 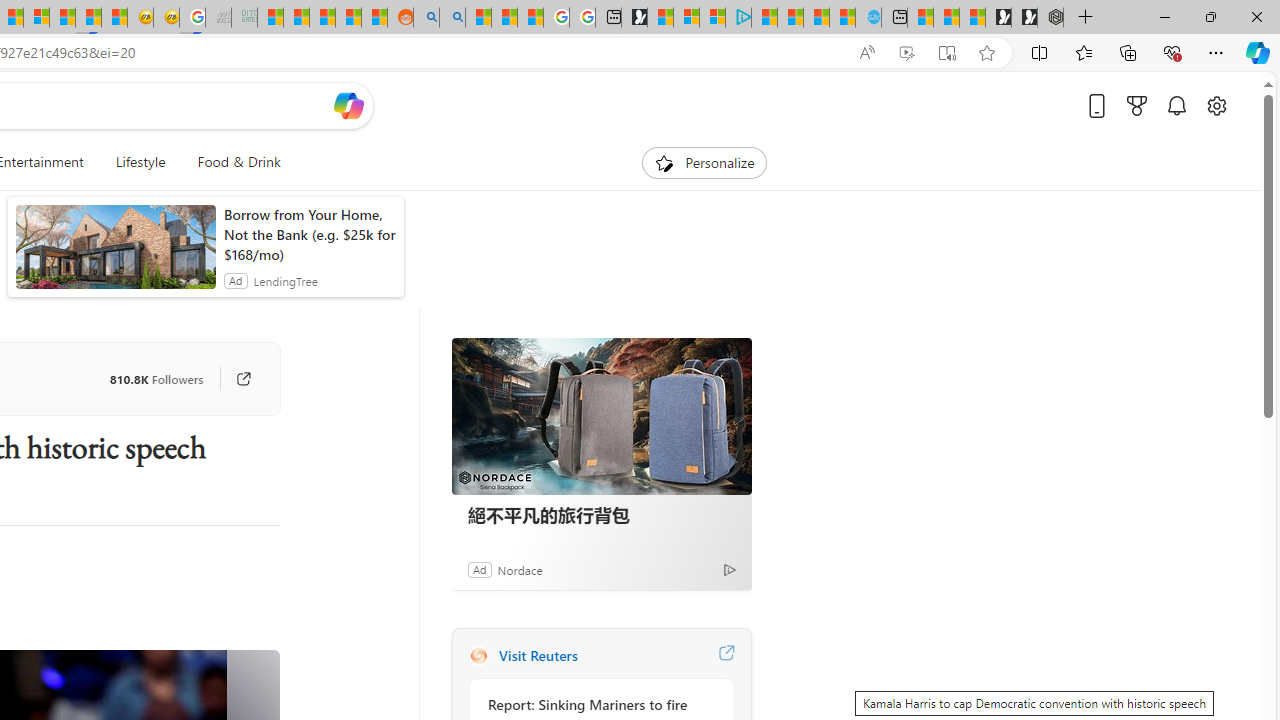 What do you see at coordinates (139, 162) in the screenshot?
I see `'Lifestyle'` at bounding box center [139, 162].